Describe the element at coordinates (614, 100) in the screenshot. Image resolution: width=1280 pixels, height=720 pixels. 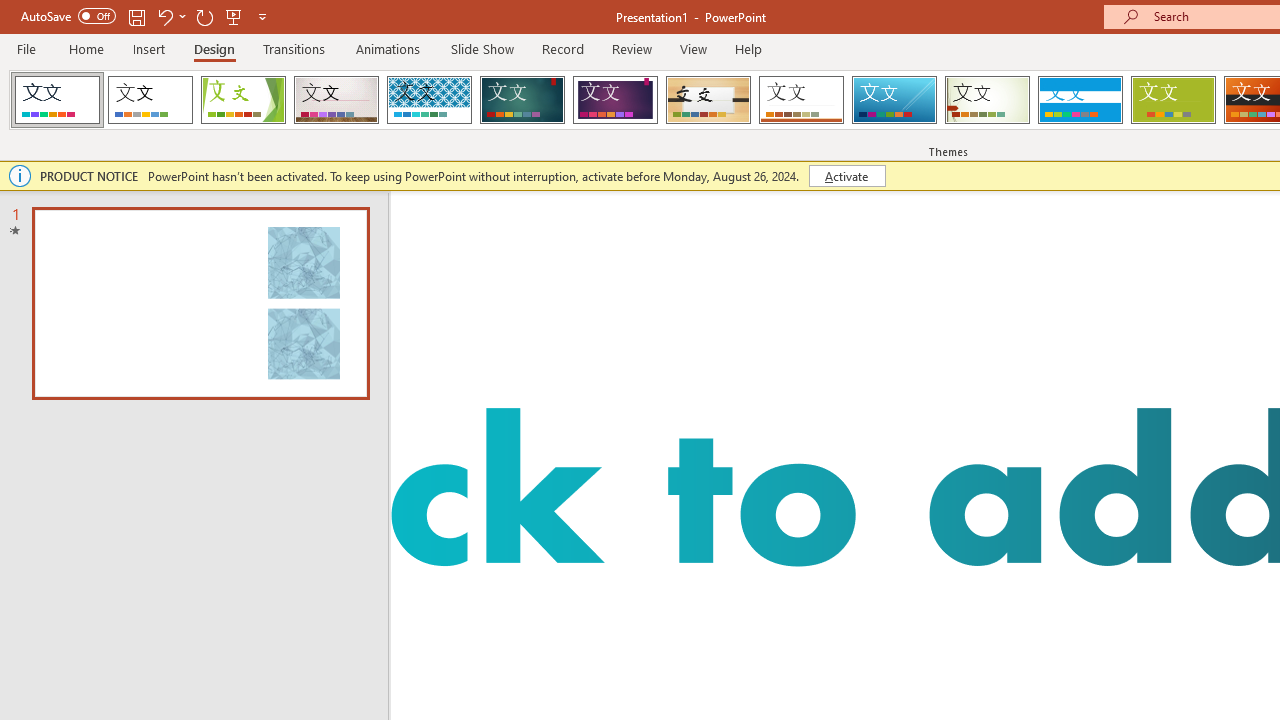
I see `'Ion Boardroom'` at that location.